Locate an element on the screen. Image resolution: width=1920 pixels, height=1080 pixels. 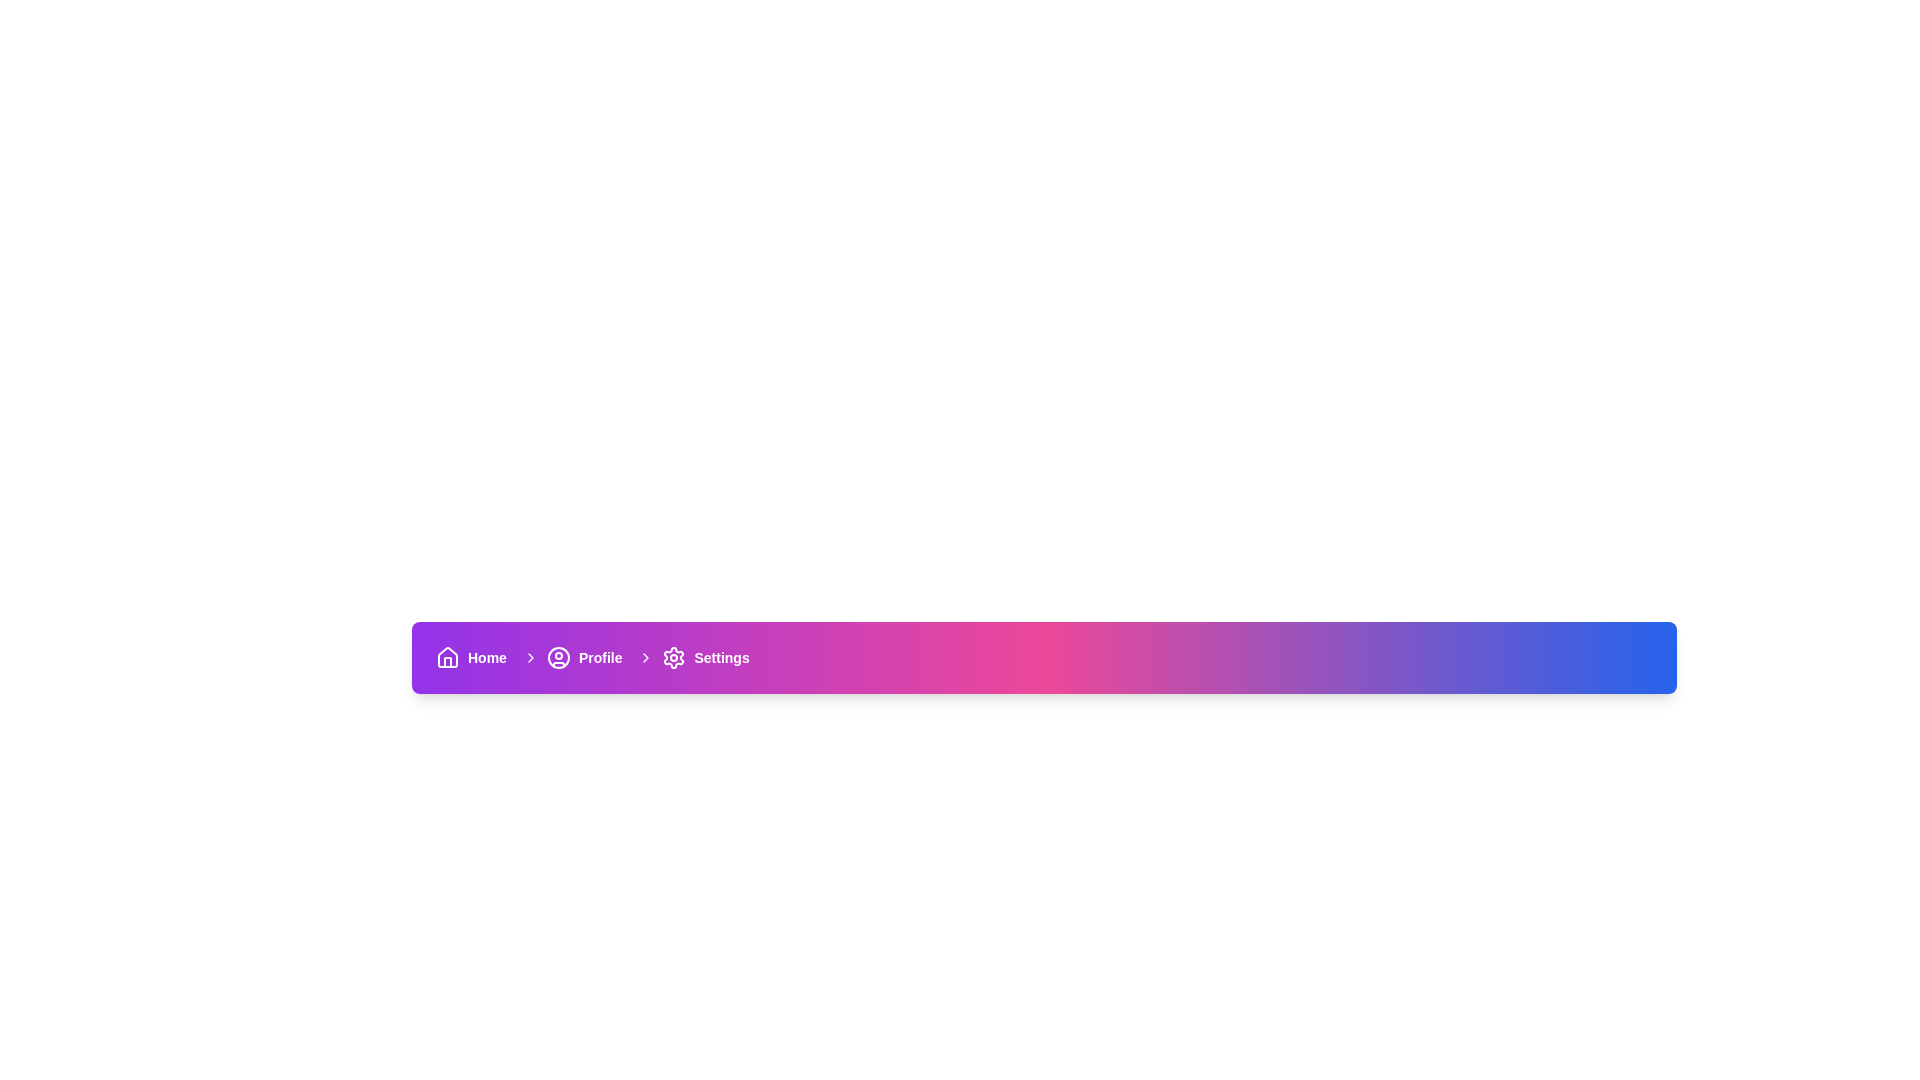
the rightward-pointing chevron icon preceding the 'Settings' text in the navigational breadcrumb bar is located at coordinates (646, 658).